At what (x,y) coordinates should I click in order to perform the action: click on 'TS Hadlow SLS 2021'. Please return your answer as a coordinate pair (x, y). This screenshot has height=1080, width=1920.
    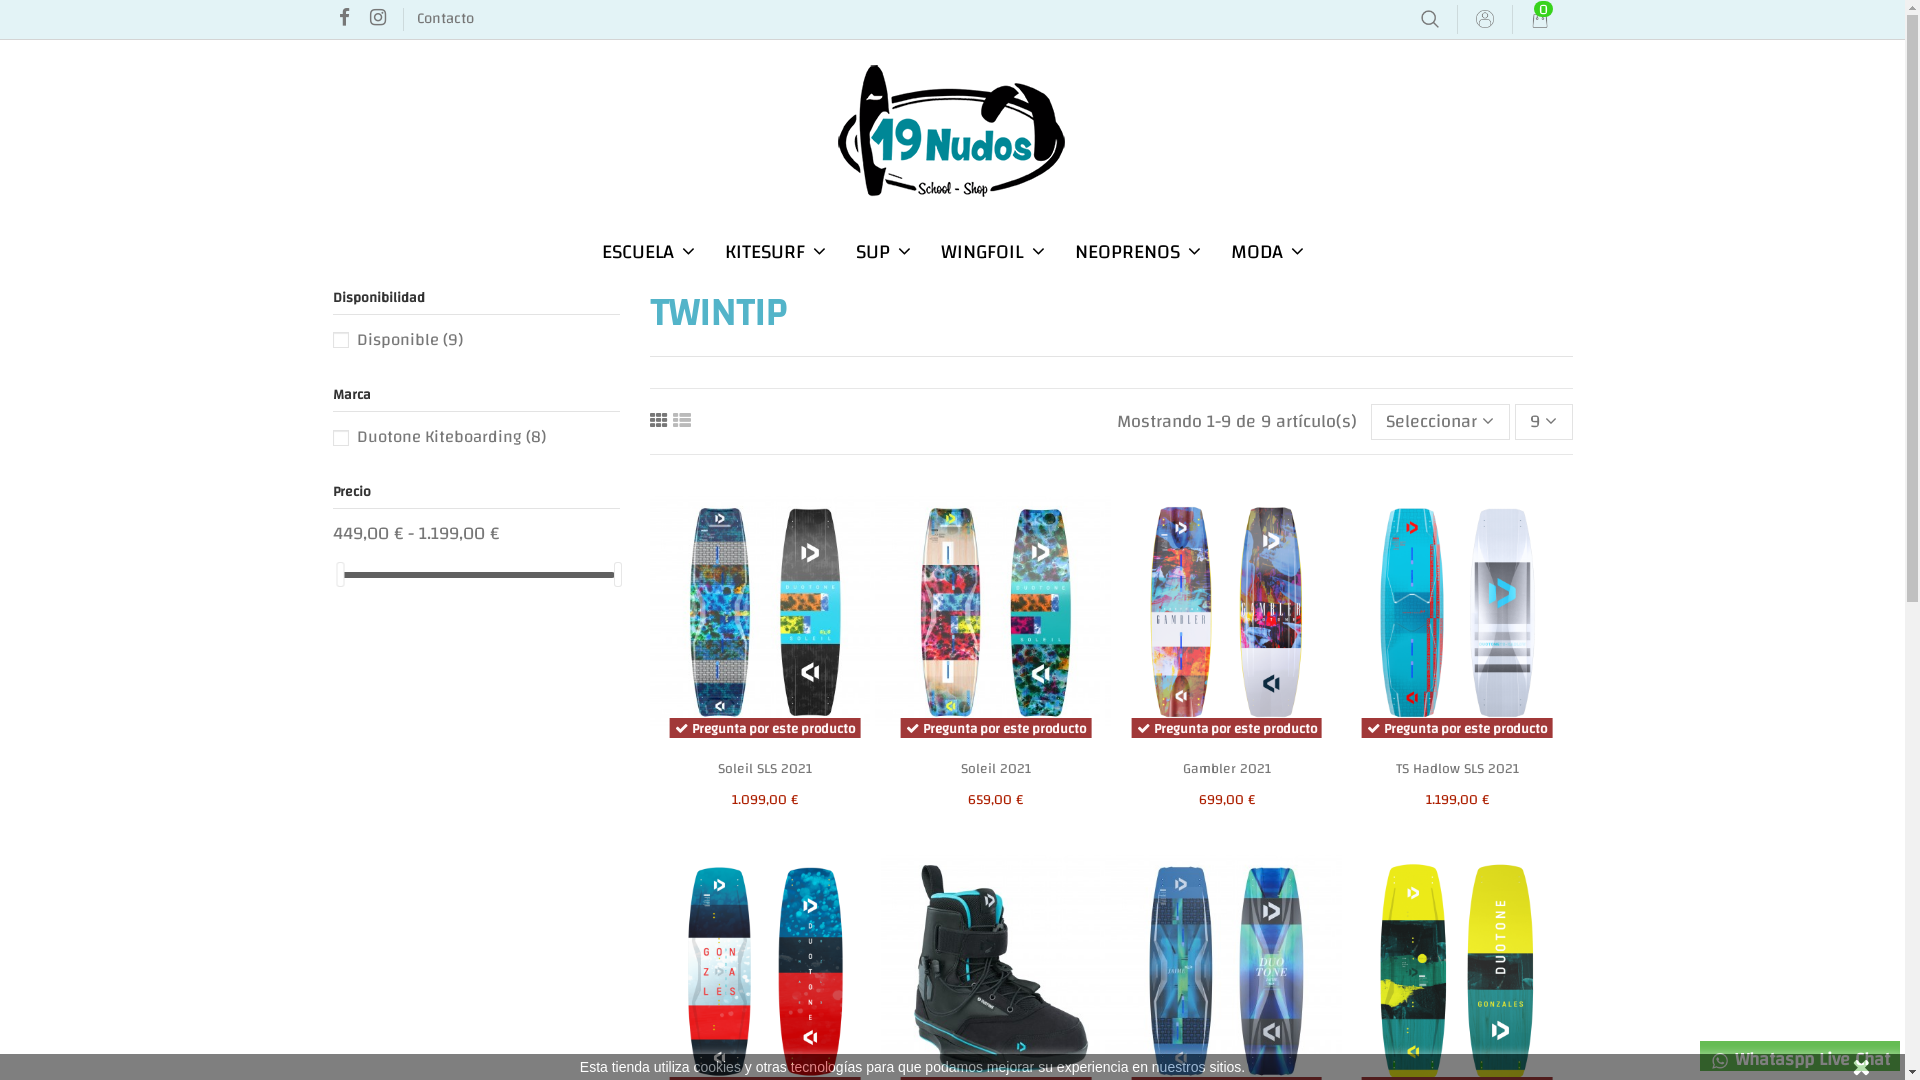
    Looking at the image, I should click on (1457, 767).